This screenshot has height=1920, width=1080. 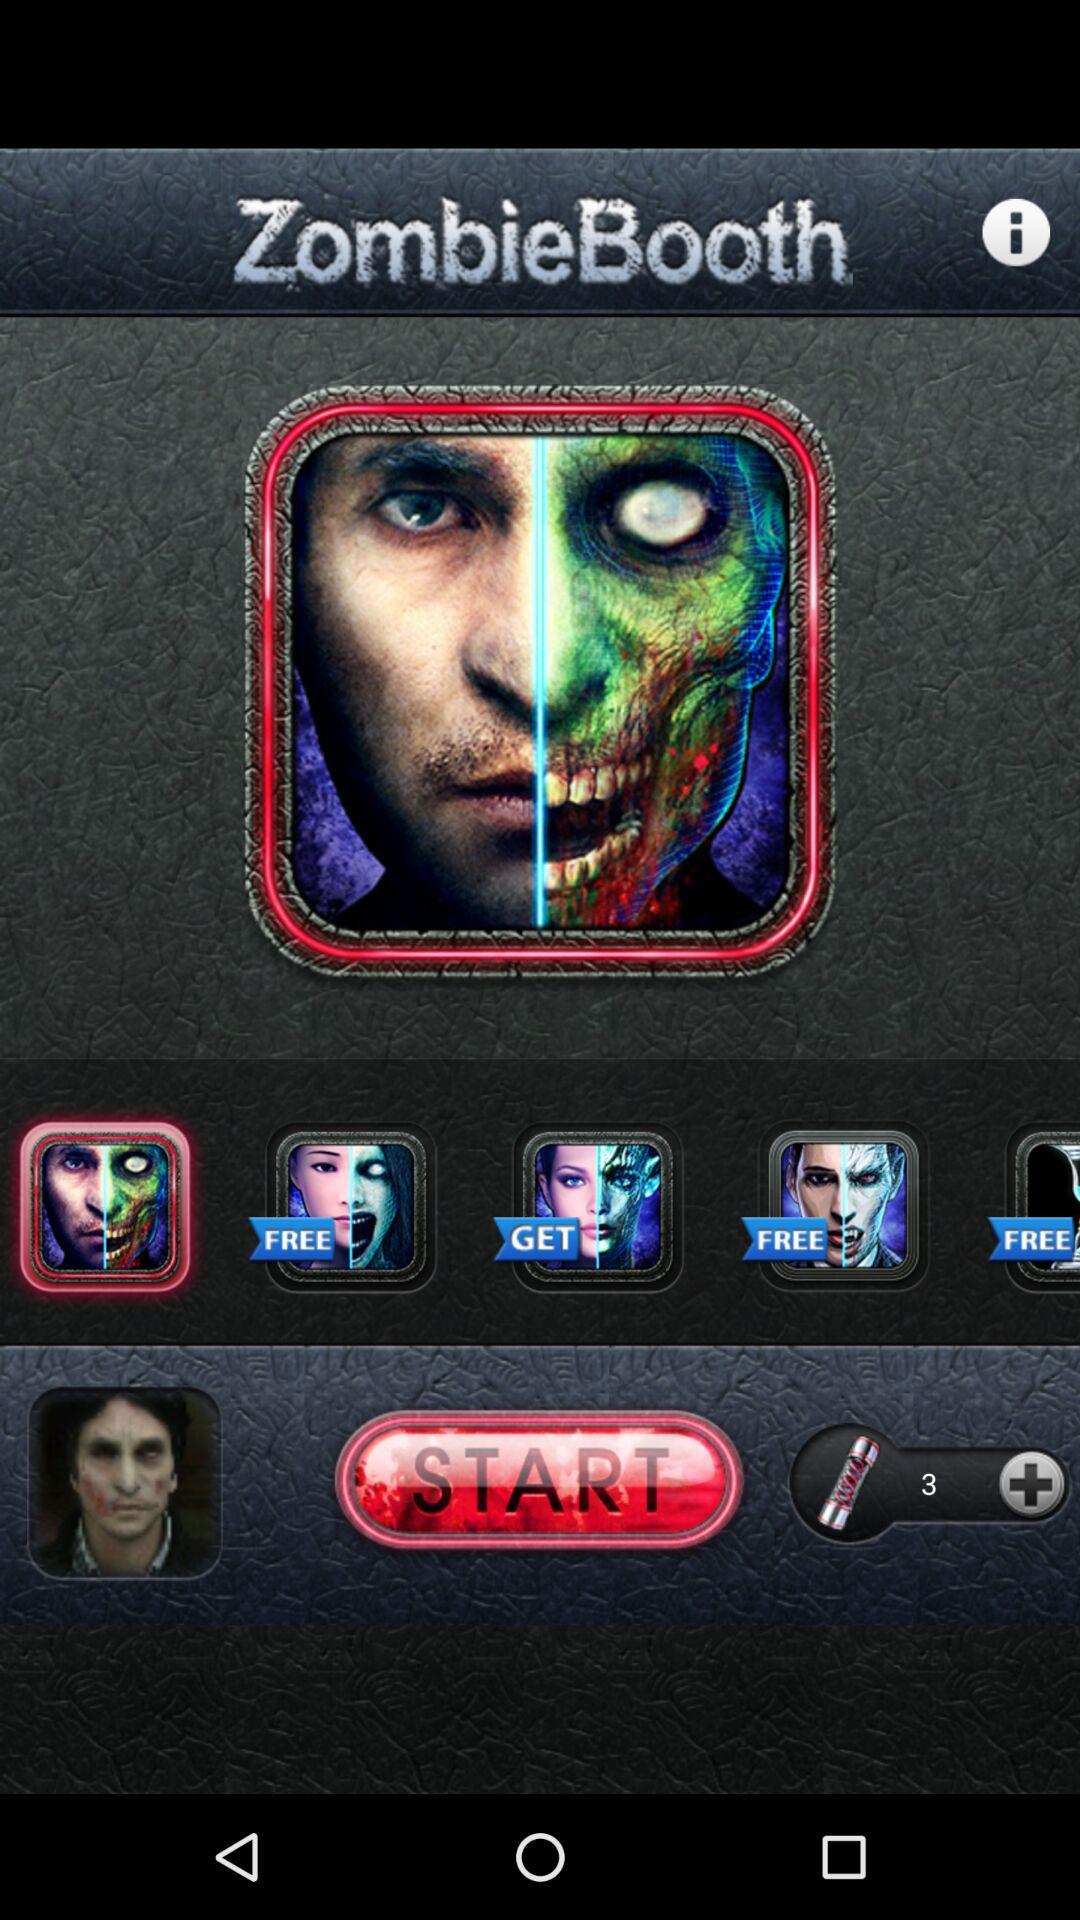 What do you see at coordinates (596, 1205) in the screenshot?
I see `get` at bounding box center [596, 1205].